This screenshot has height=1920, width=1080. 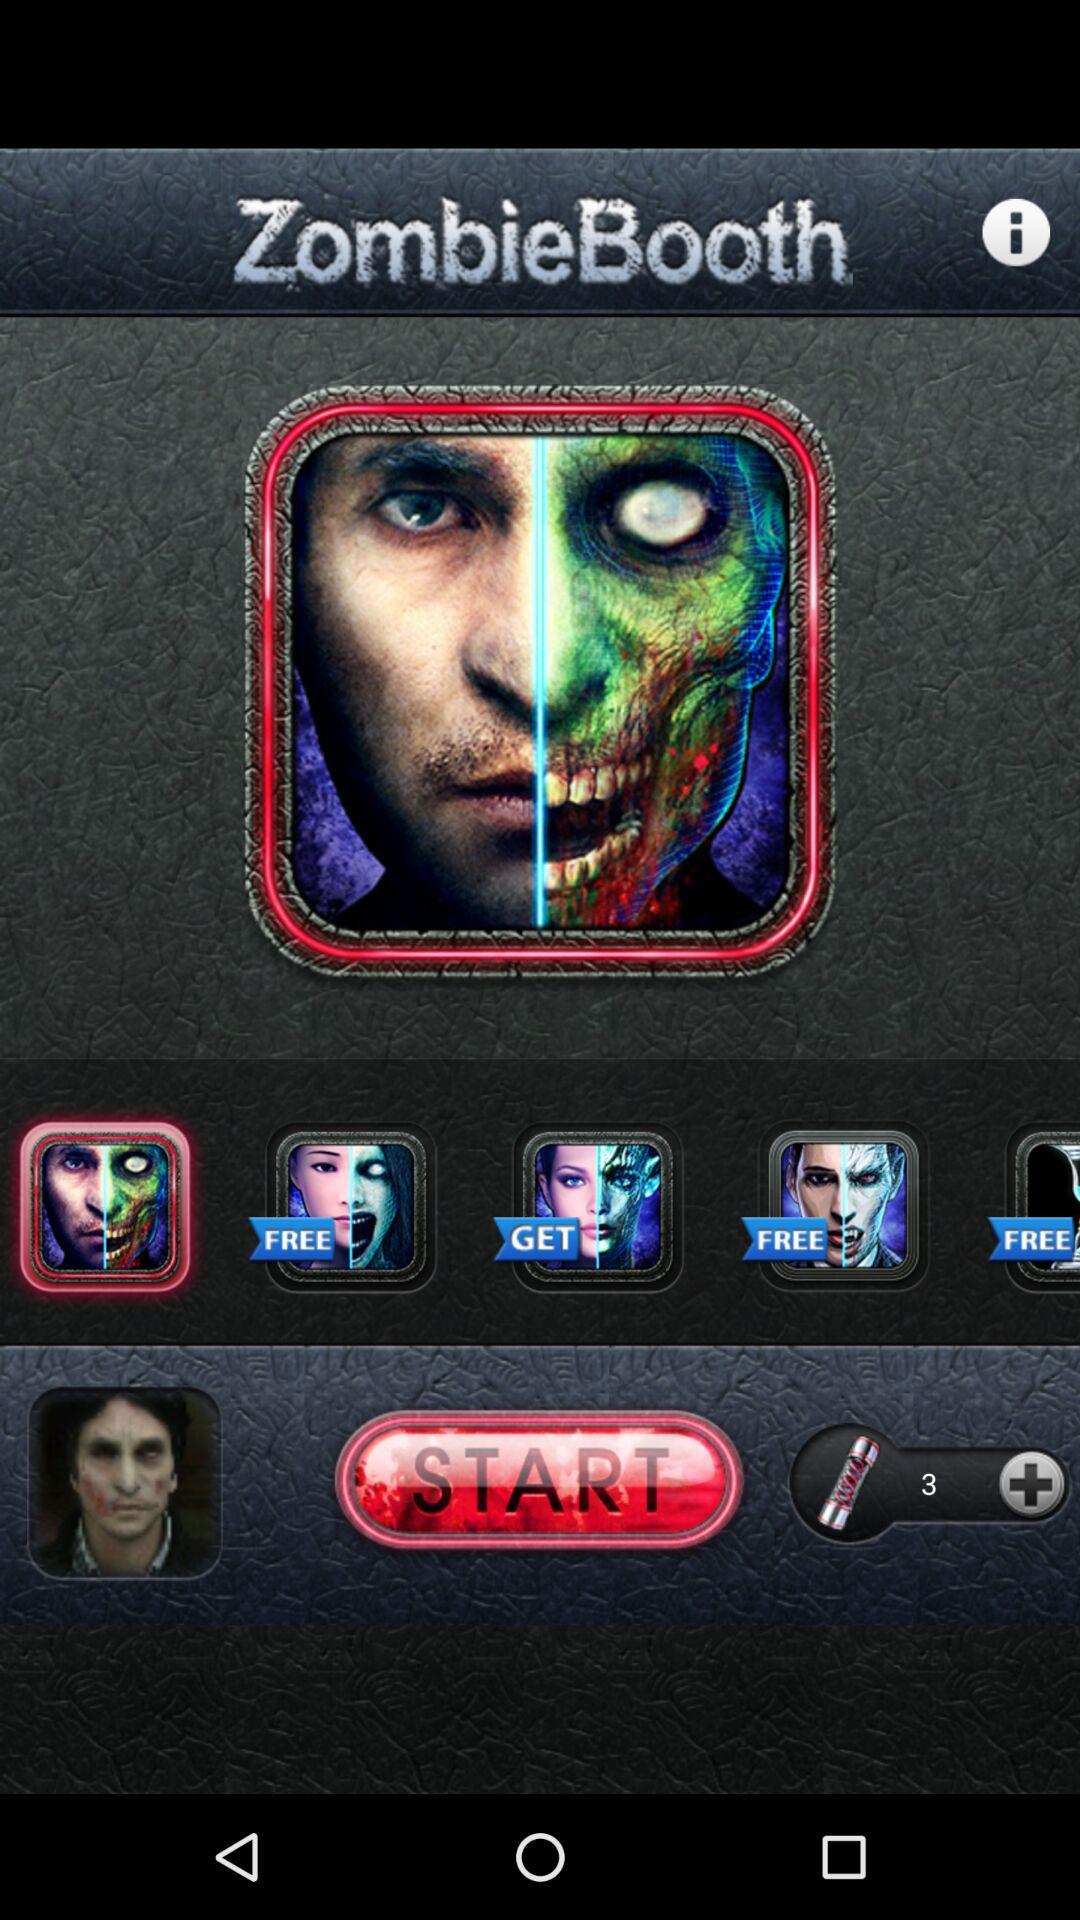 What do you see at coordinates (596, 1205) in the screenshot?
I see `get` at bounding box center [596, 1205].